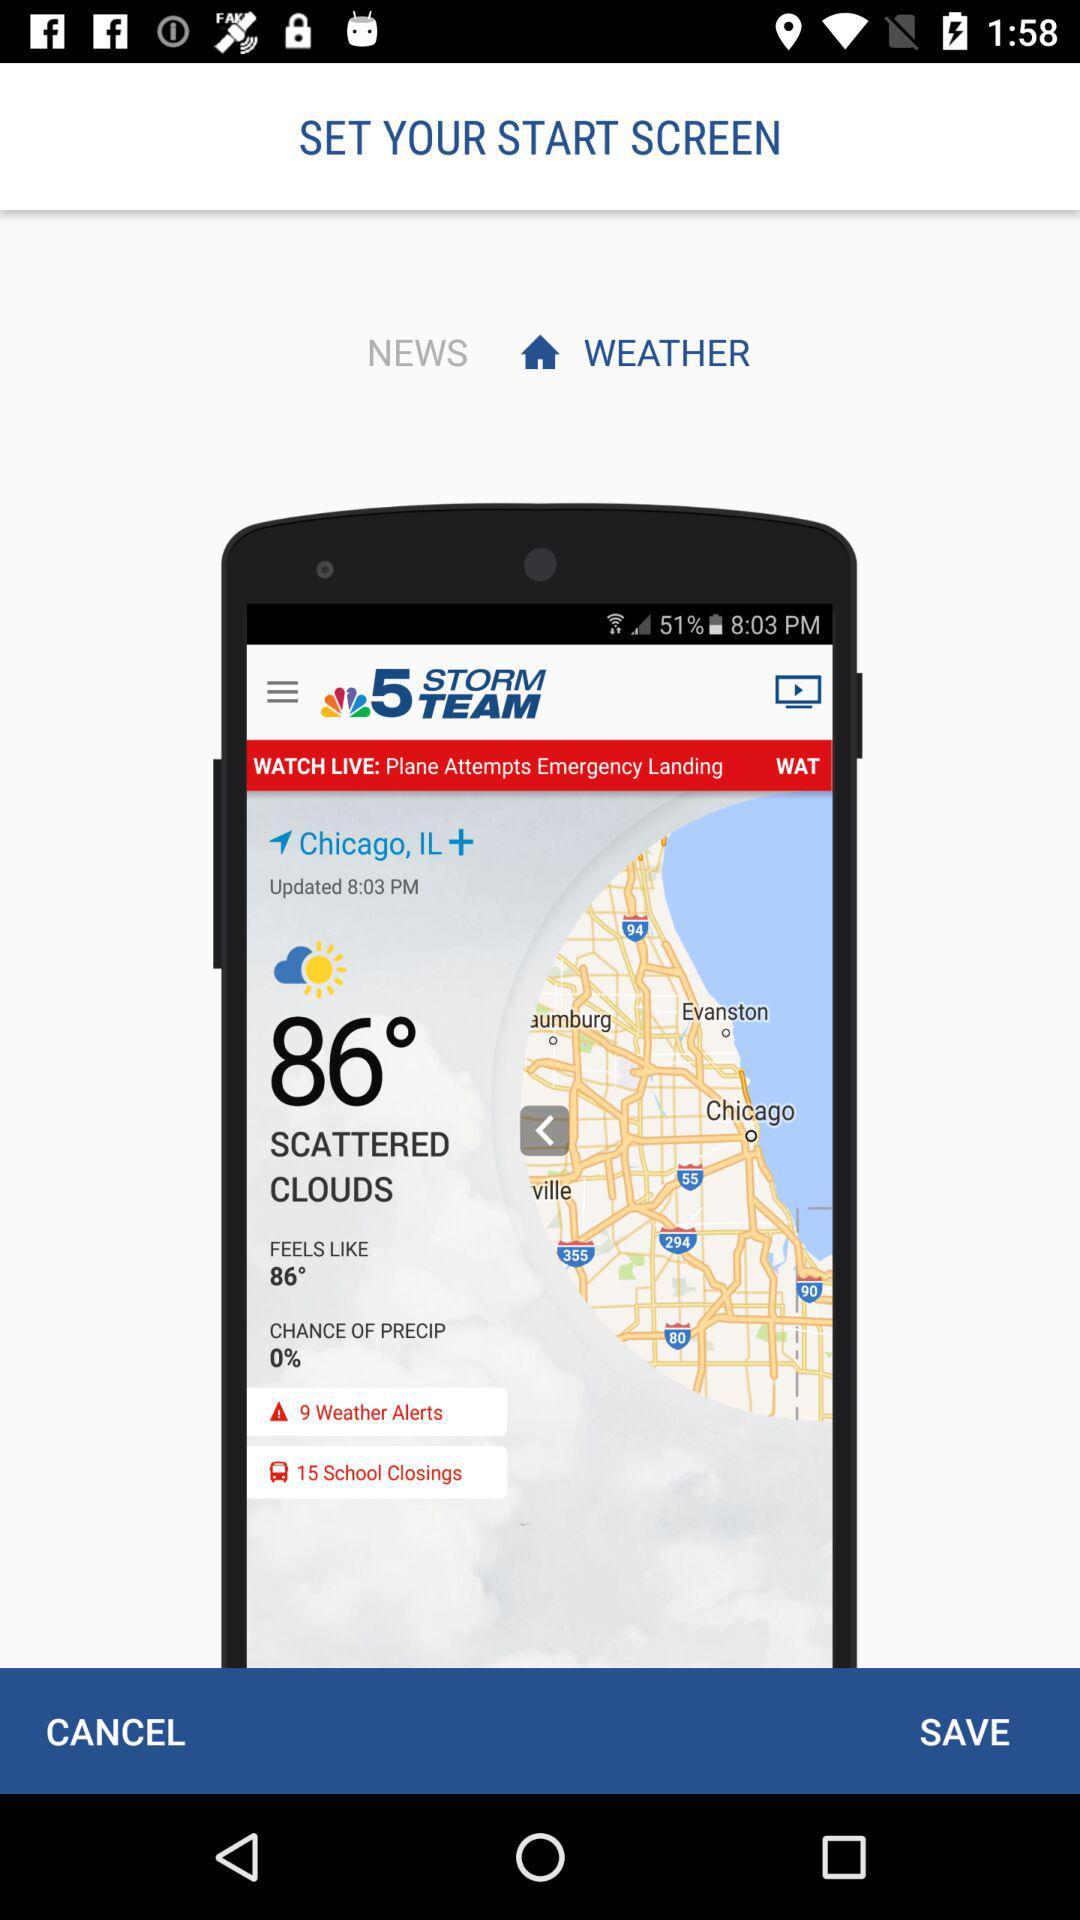  What do you see at coordinates (115, 1730) in the screenshot?
I see `item next to save icon` at bounding box center [115, 1730].